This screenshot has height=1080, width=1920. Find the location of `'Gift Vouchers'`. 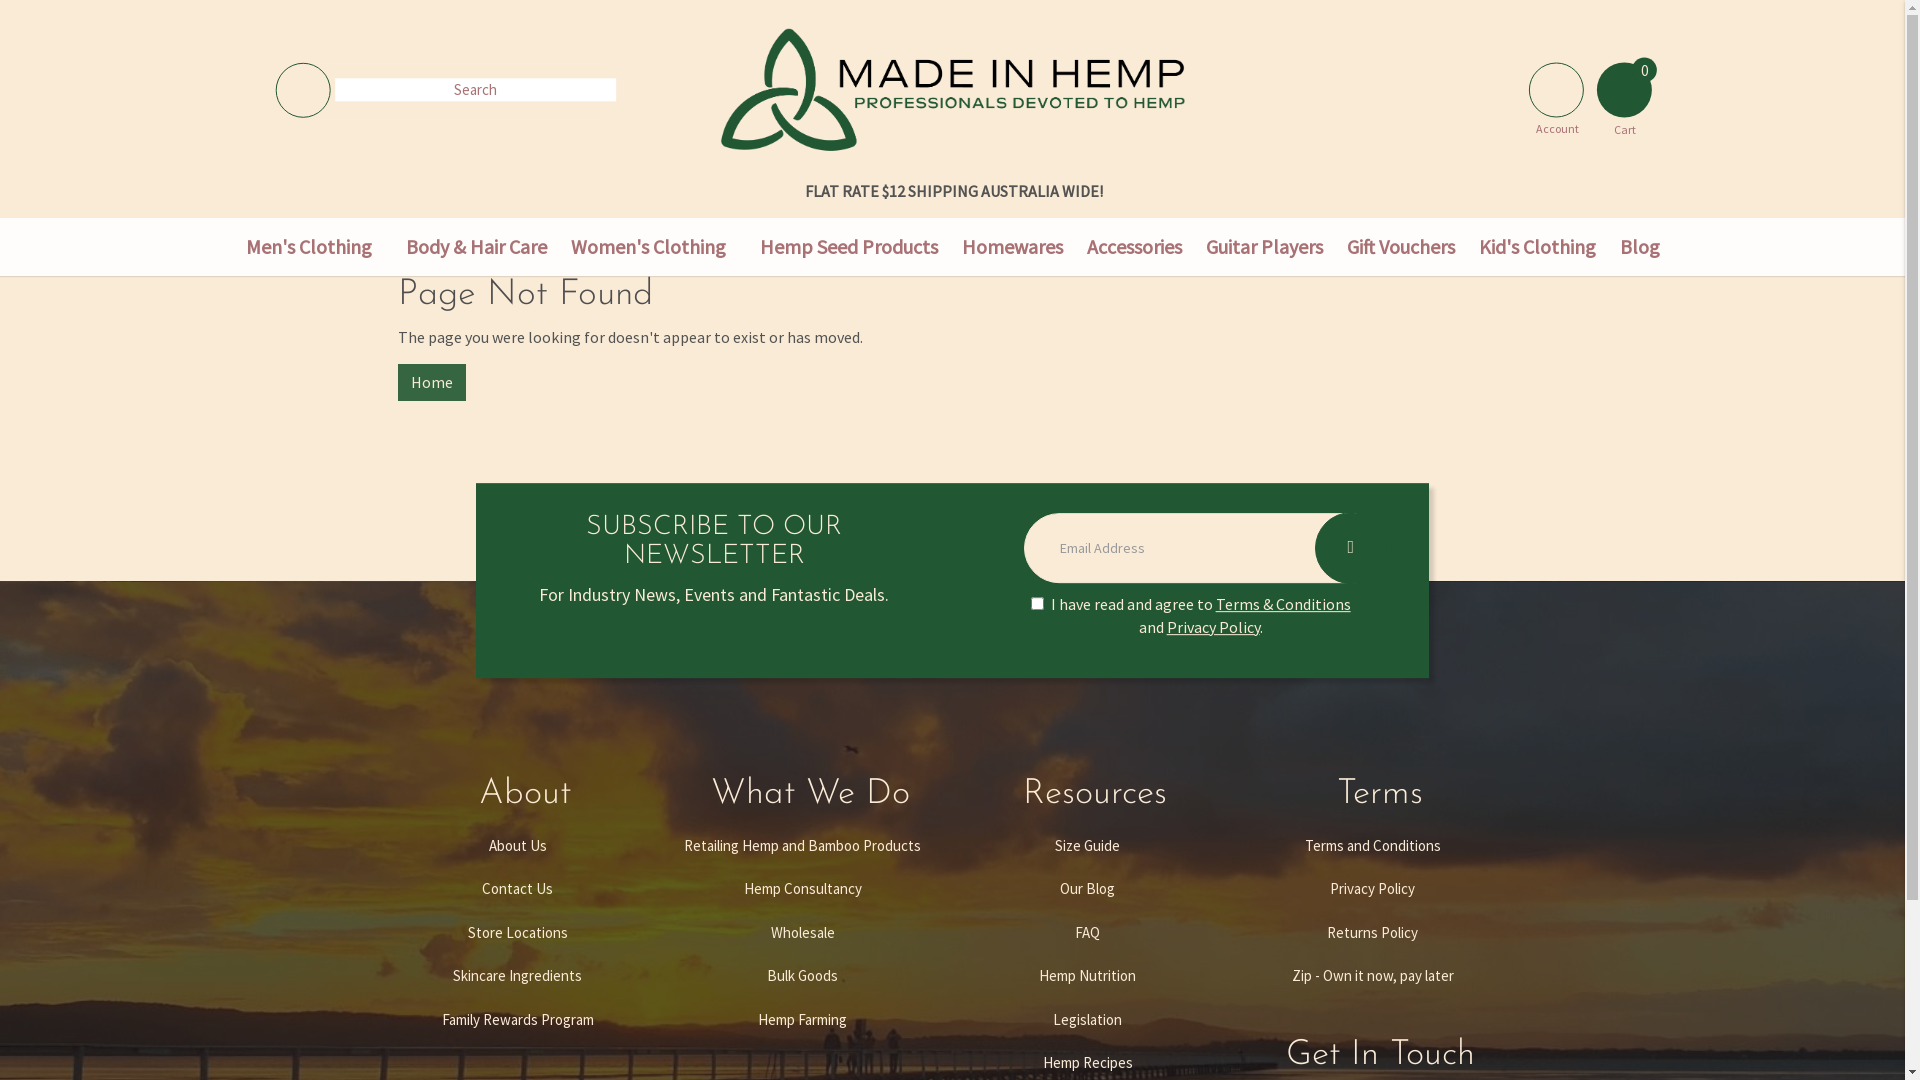

'Gift Vouchers' is located at coordinates (1399, 246).